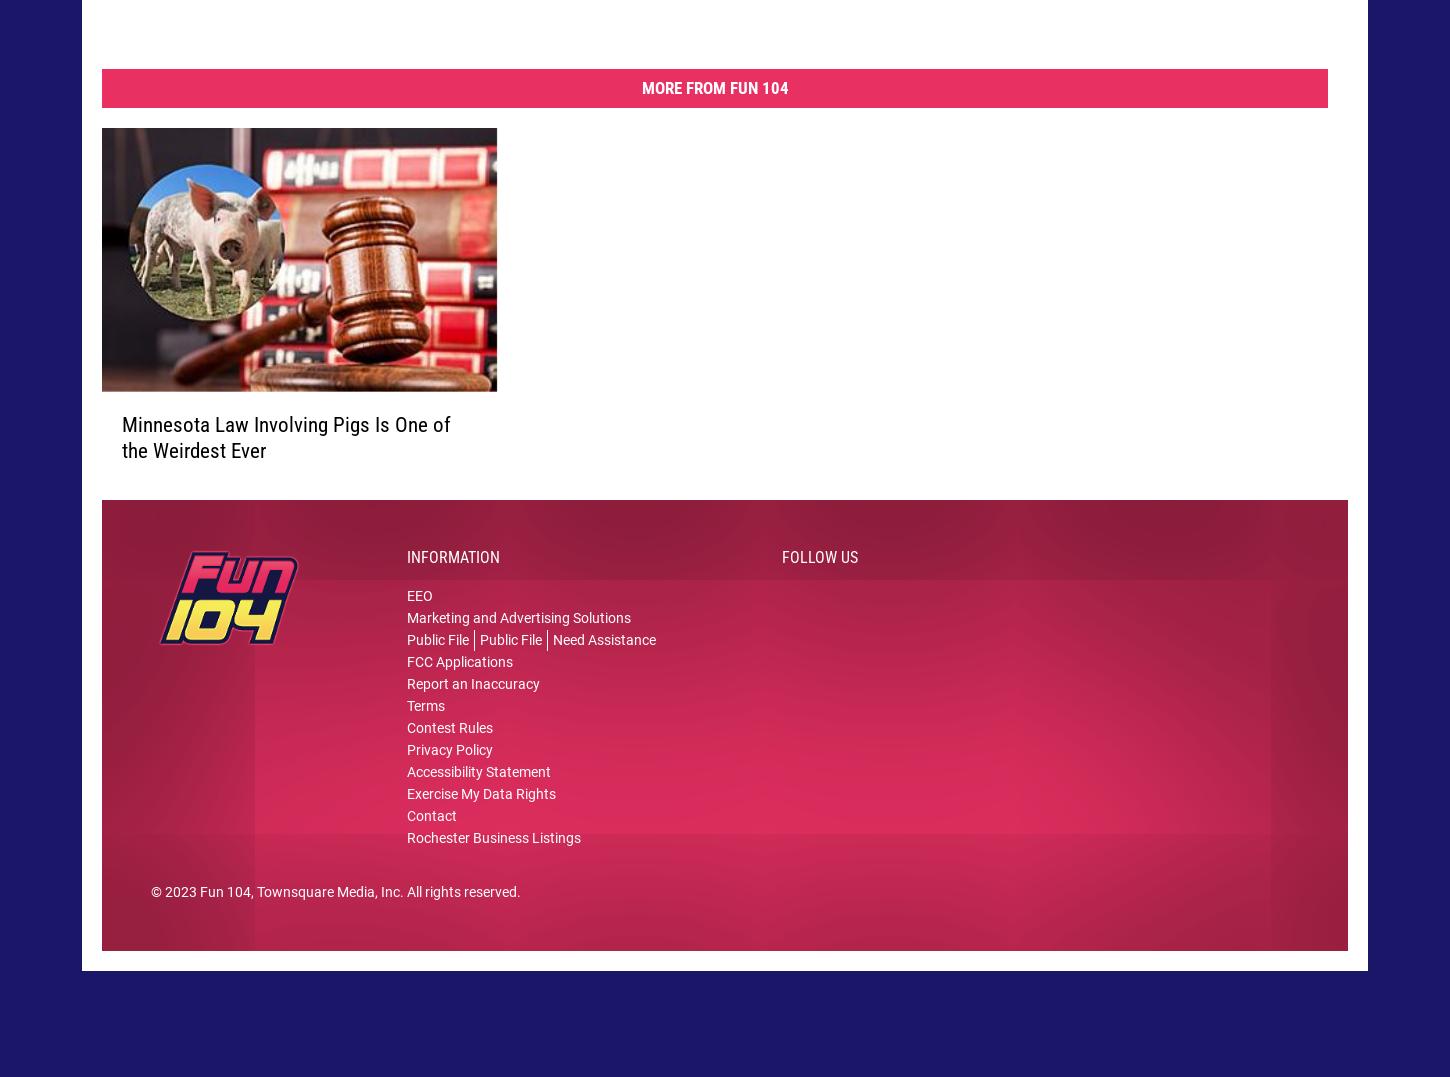 This screenshot has width=1450, height=1077. I want to click on 'More From Fun 104', so click(713, 104).